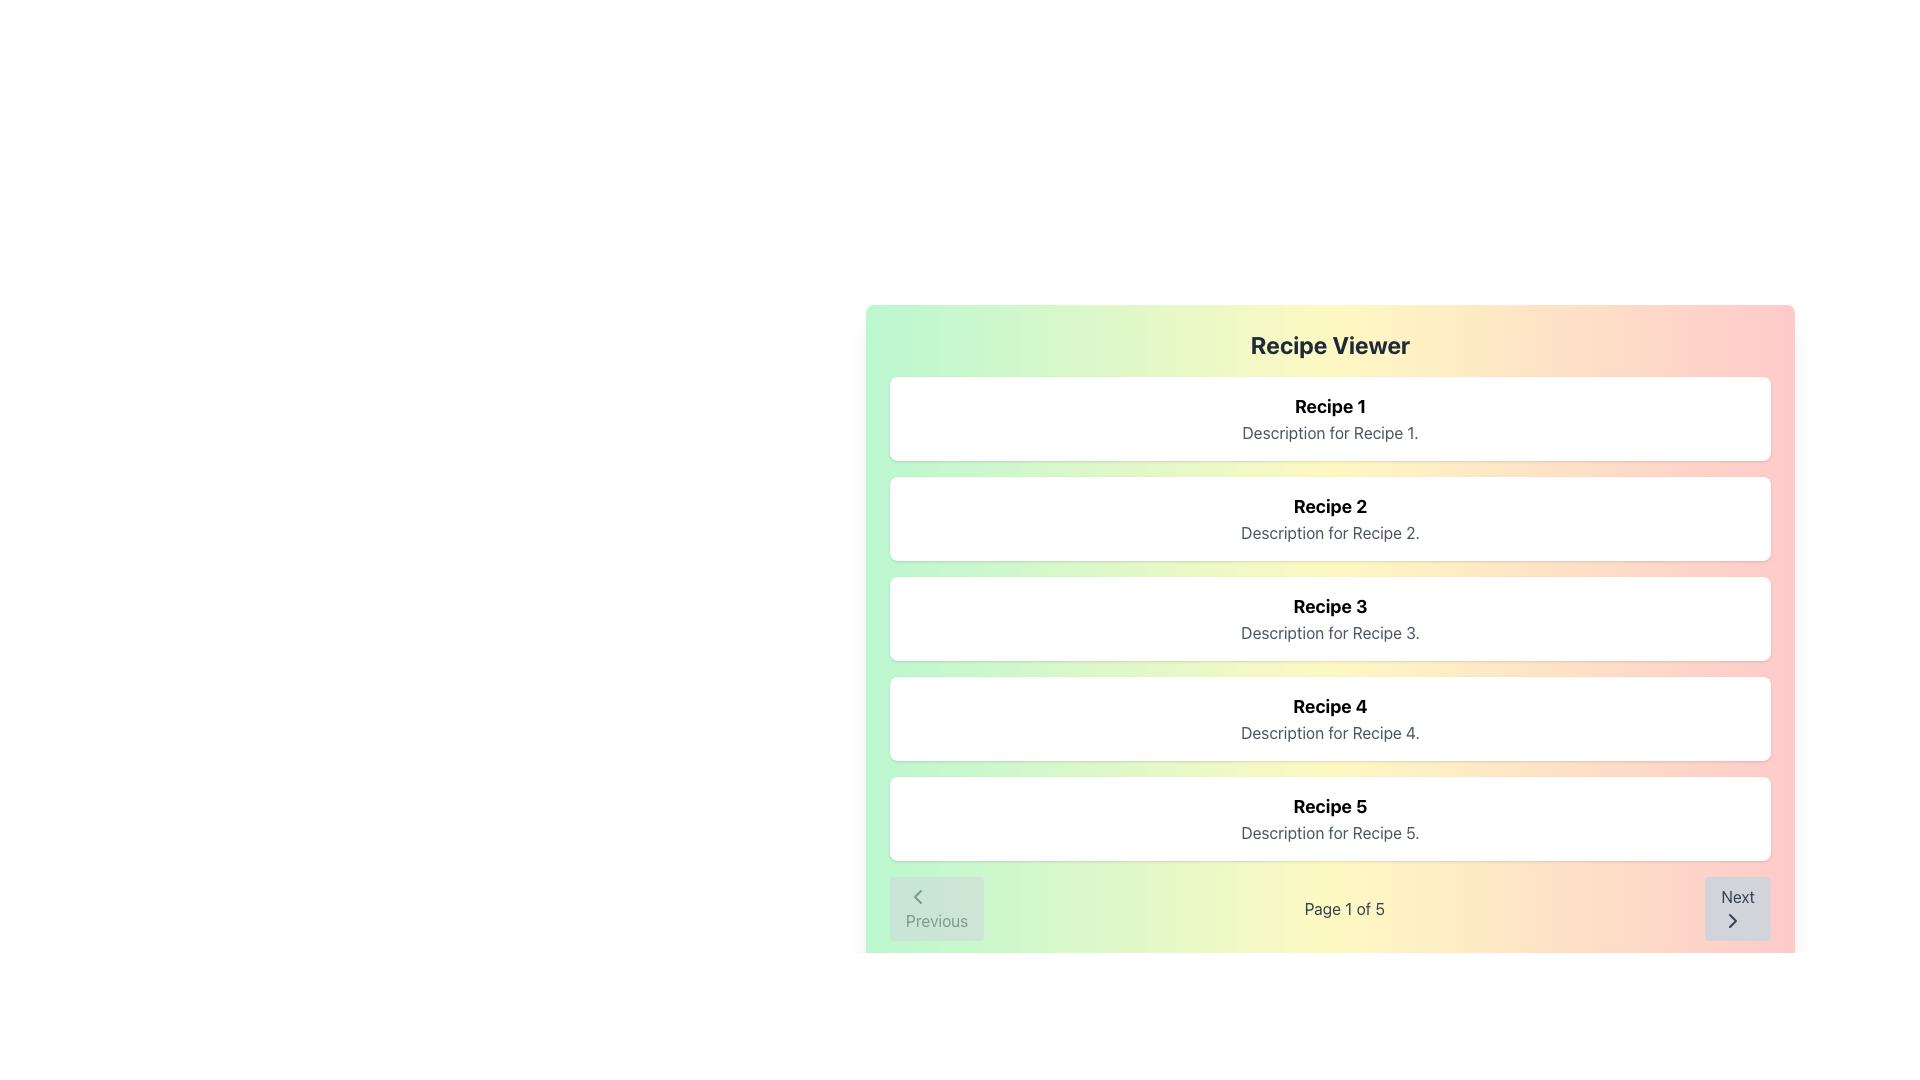  I want to click on the text label displaying 'Recipe 5', which is styled as a bold, large header in the fifth recipe card, so click(1330, 805).